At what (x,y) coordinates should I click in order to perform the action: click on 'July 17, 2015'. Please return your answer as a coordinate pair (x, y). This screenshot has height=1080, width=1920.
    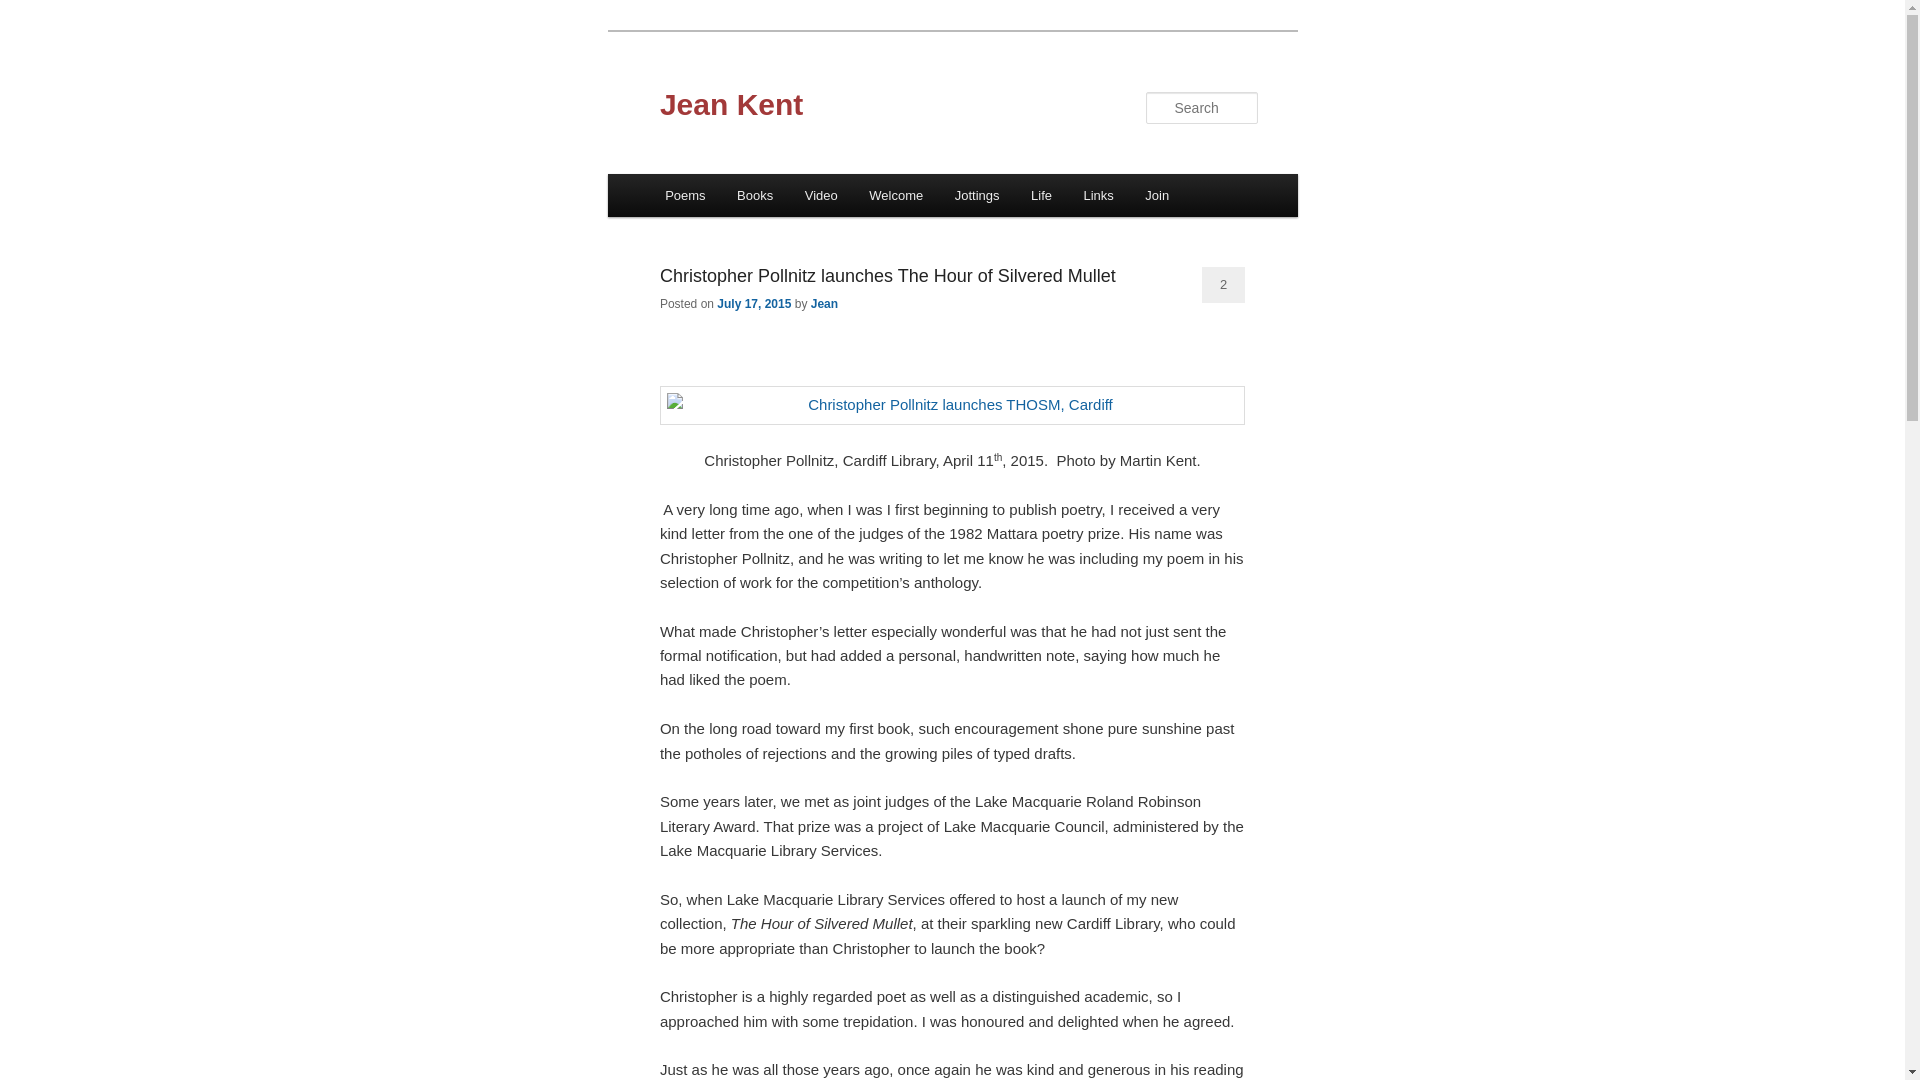
    Looking at the image, I should click on (752, 304).